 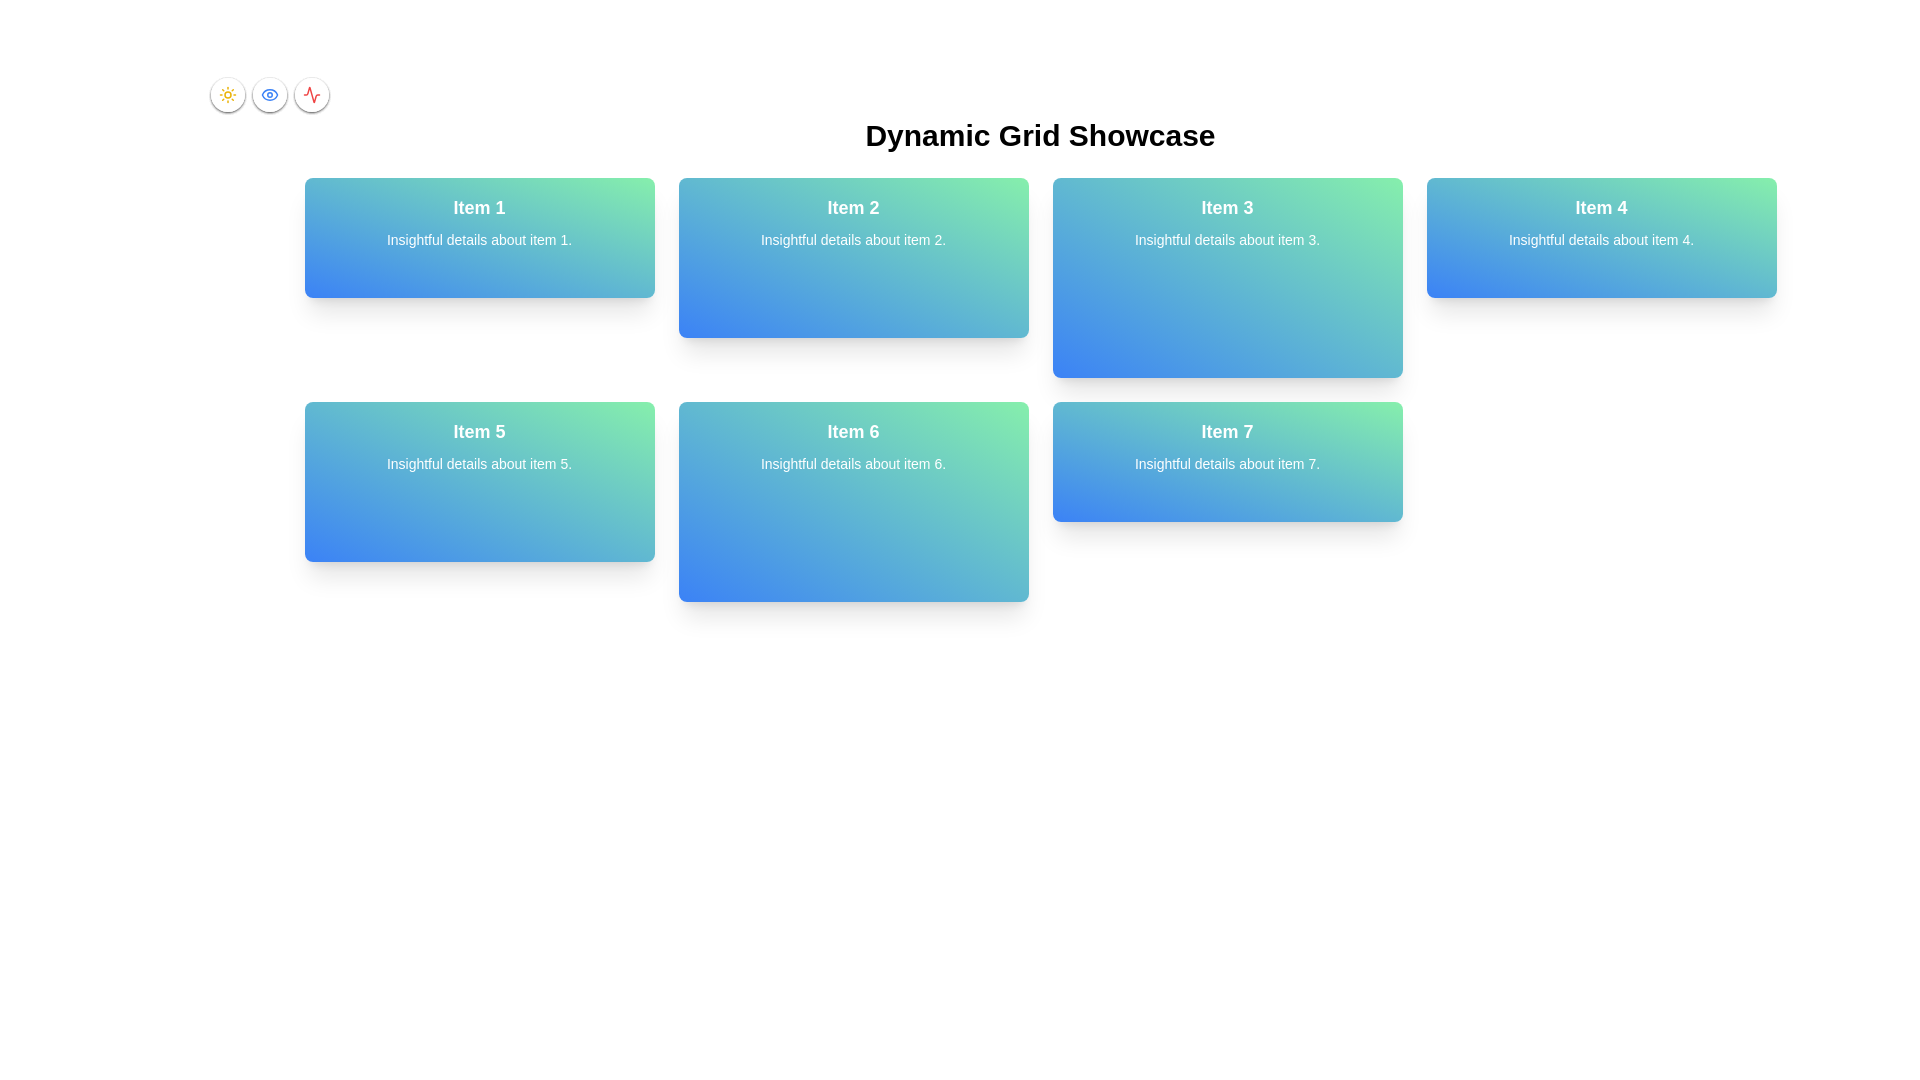 What do you see at coordinates (1226, 463) in the screenshot?
I see `the text label displaying 'Insightful details about item 7.', which is styled with small-sized white text and is located within the 'Item 7' card in the second row, fourth column of the grid layout` at bounding box center [1226, 463].